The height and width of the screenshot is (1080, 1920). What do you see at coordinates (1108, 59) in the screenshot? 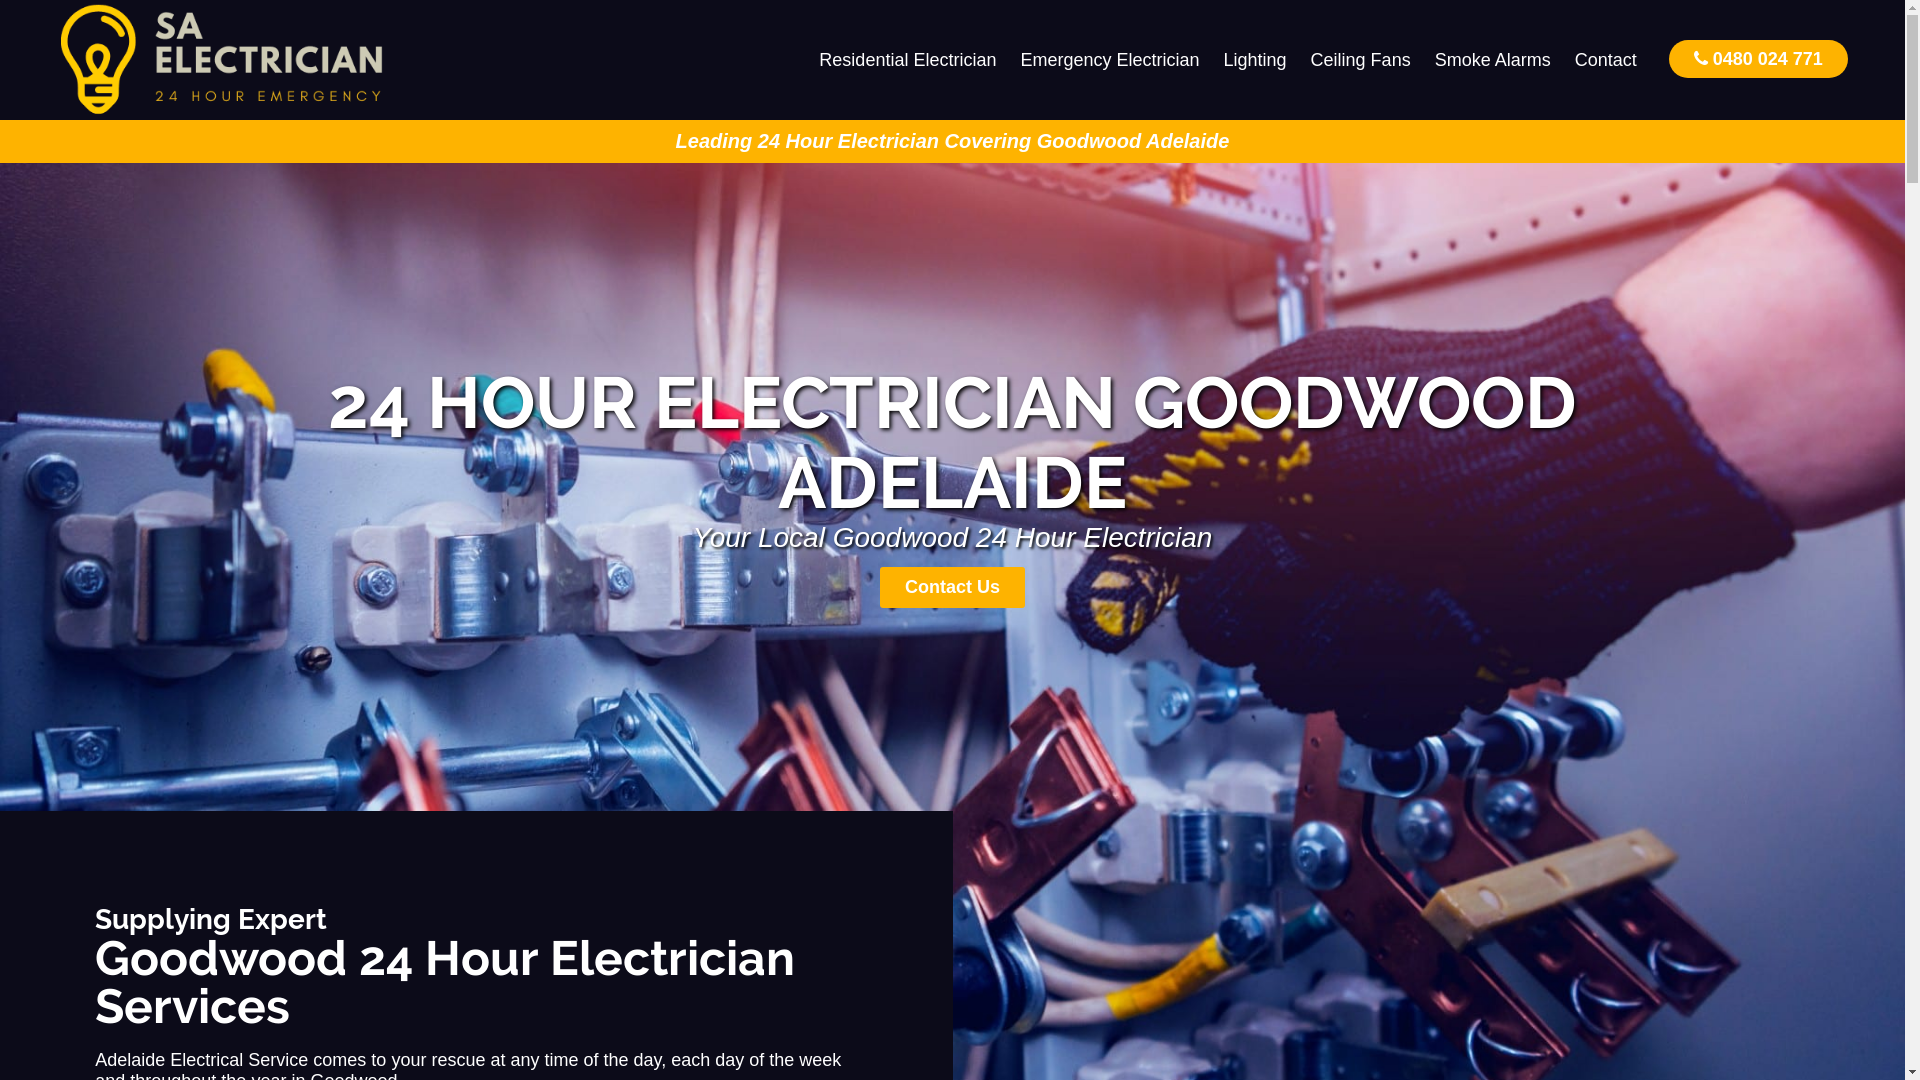
I see `'Emergency Electrician'` at bounding box center [1108, 59].